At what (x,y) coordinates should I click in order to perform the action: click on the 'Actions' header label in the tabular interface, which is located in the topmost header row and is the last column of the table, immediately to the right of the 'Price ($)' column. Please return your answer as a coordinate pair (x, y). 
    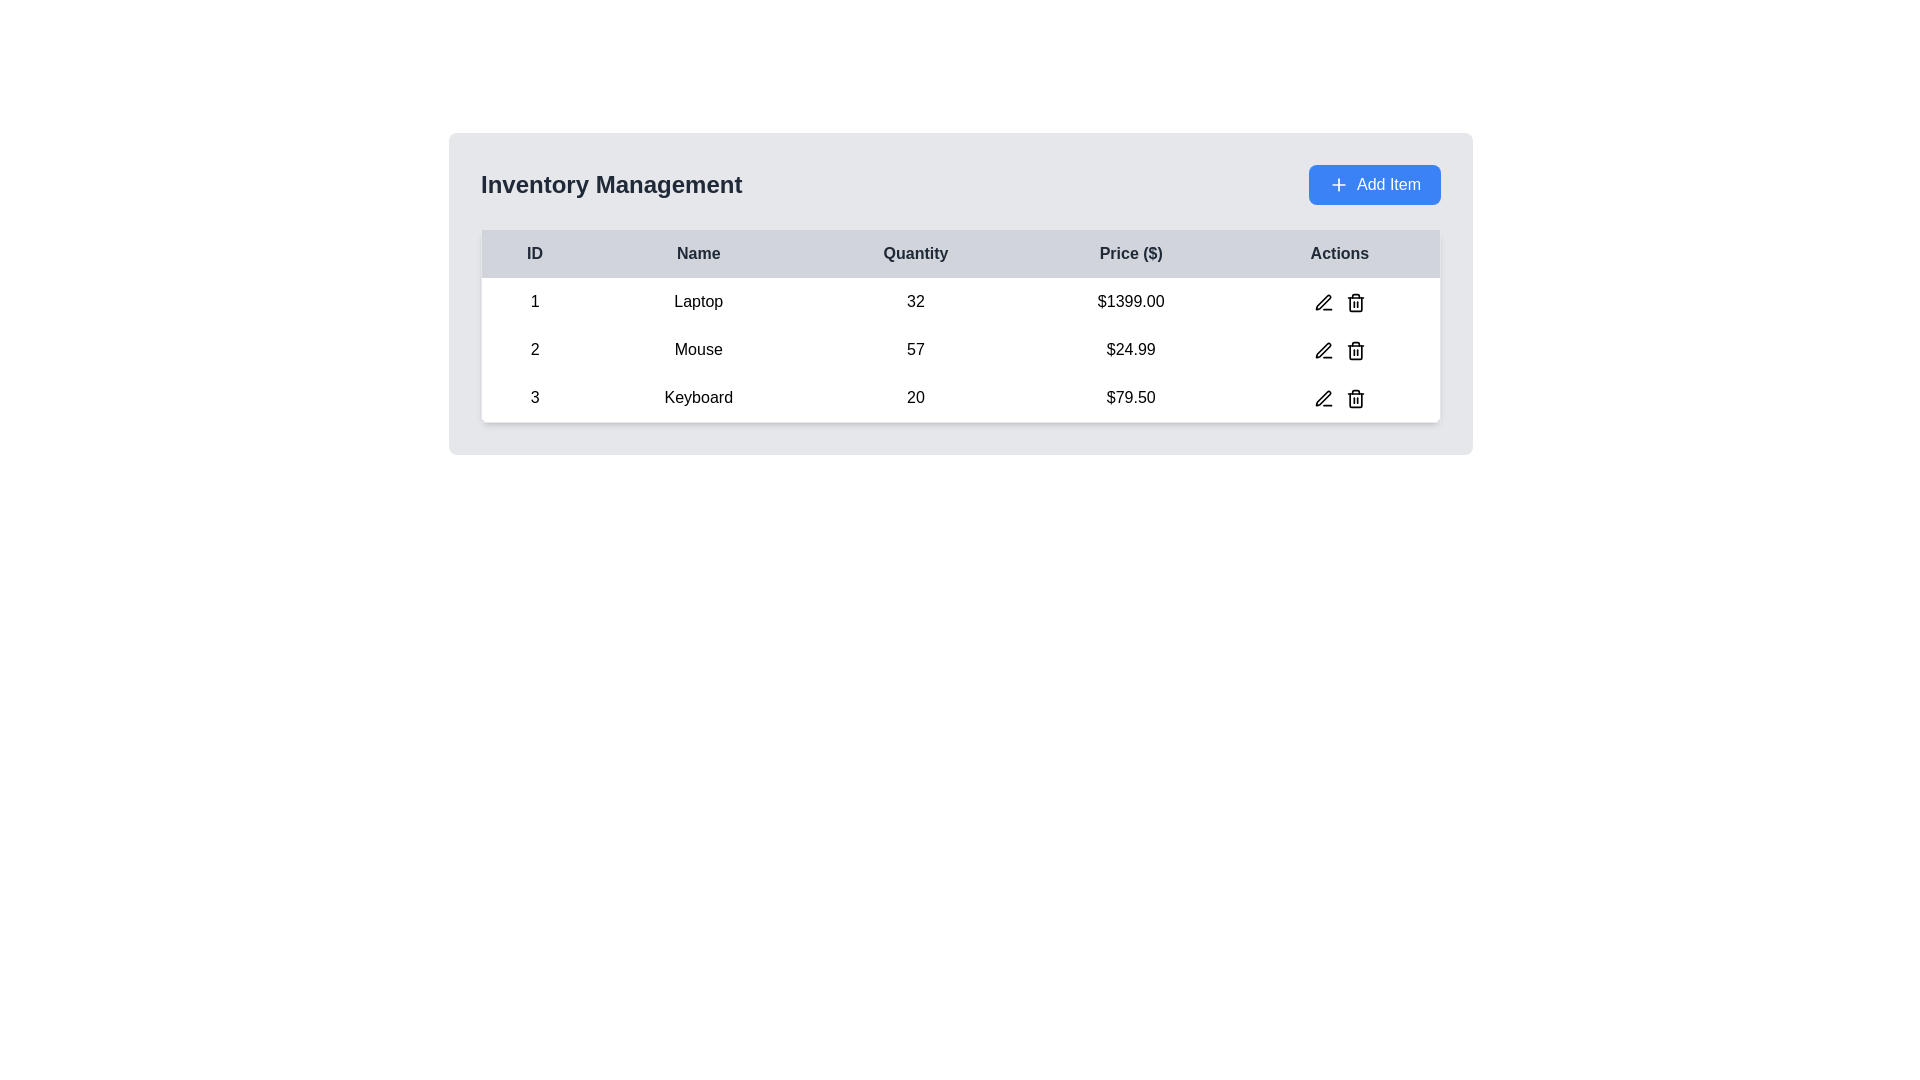
    Looking at the image, I should click on (1340, 252).